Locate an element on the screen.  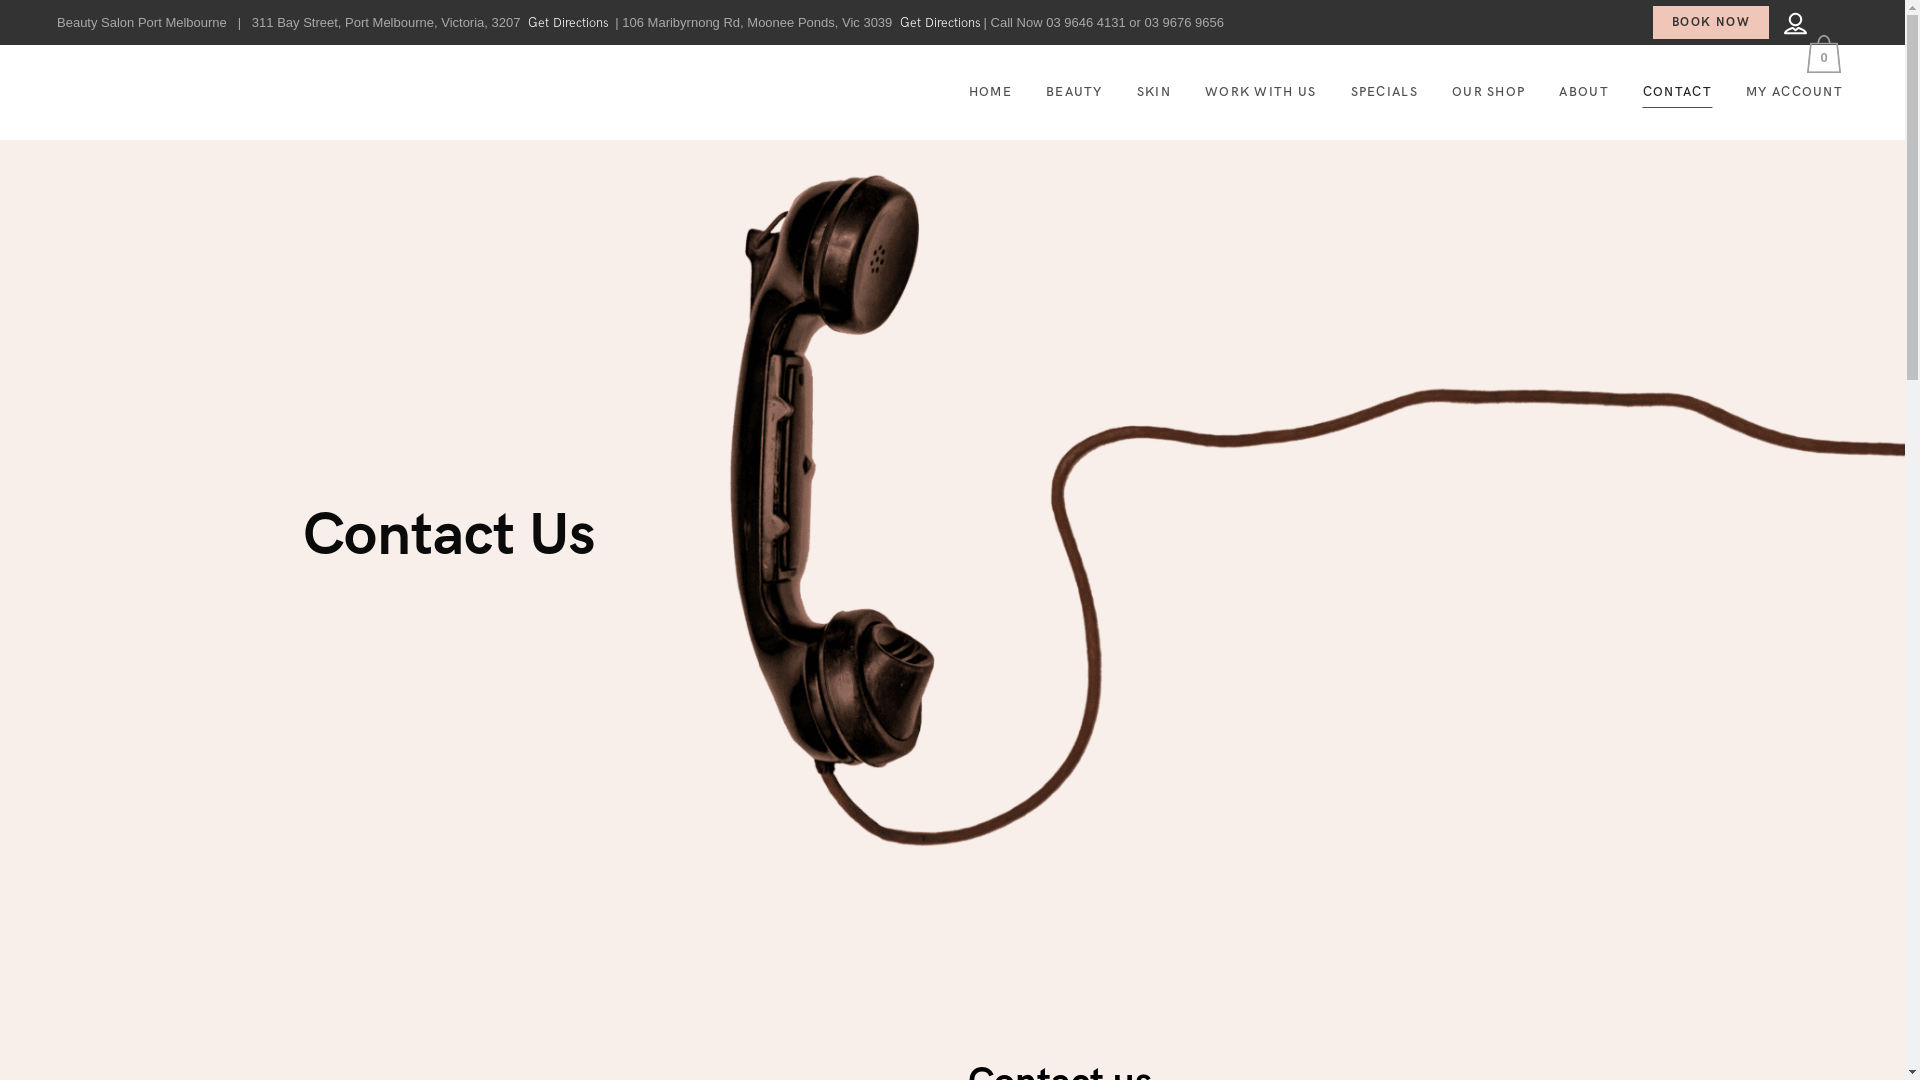
'Get Directions' is located at coordinates (569, 23).